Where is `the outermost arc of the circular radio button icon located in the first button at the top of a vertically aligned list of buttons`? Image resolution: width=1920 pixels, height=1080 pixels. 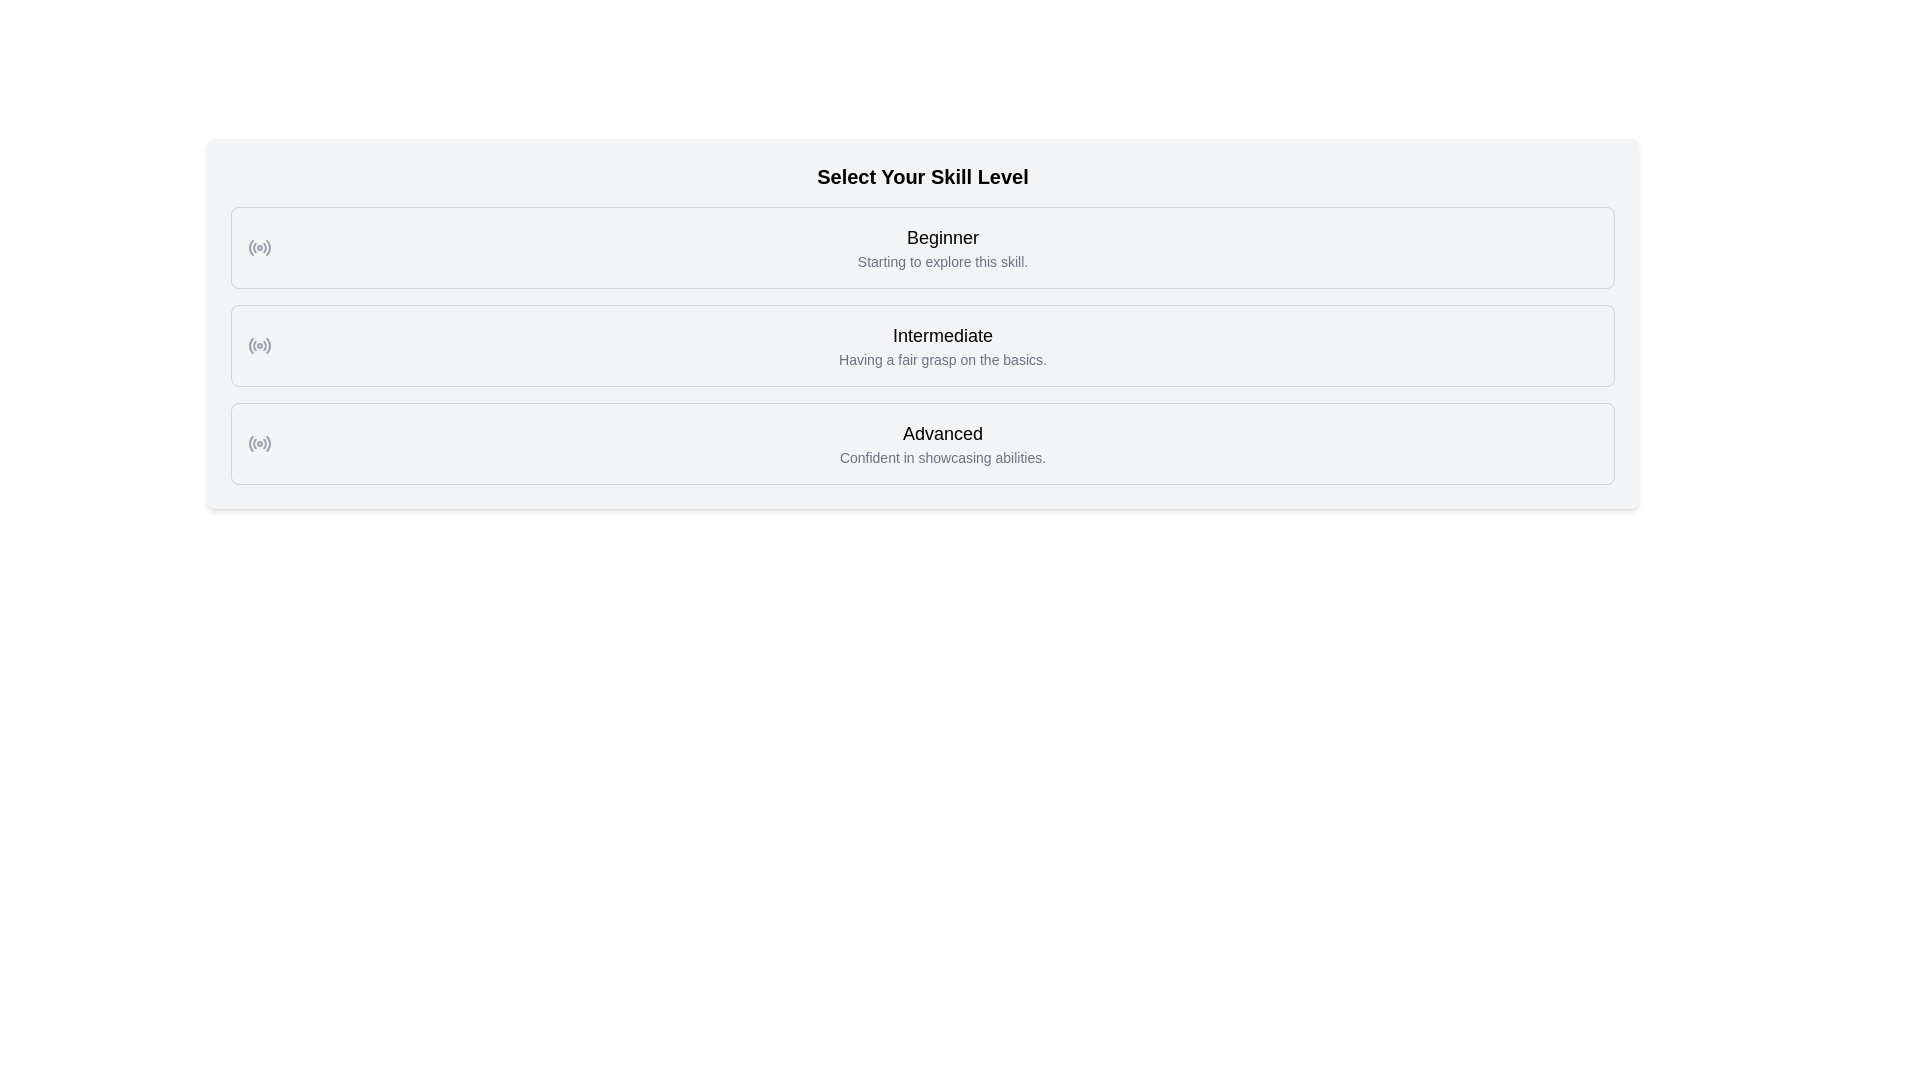
the outermost arc of the circular radio button icon located in the first button at the top of a vertically aligned list of buttons is located at coordinates (250, 246).